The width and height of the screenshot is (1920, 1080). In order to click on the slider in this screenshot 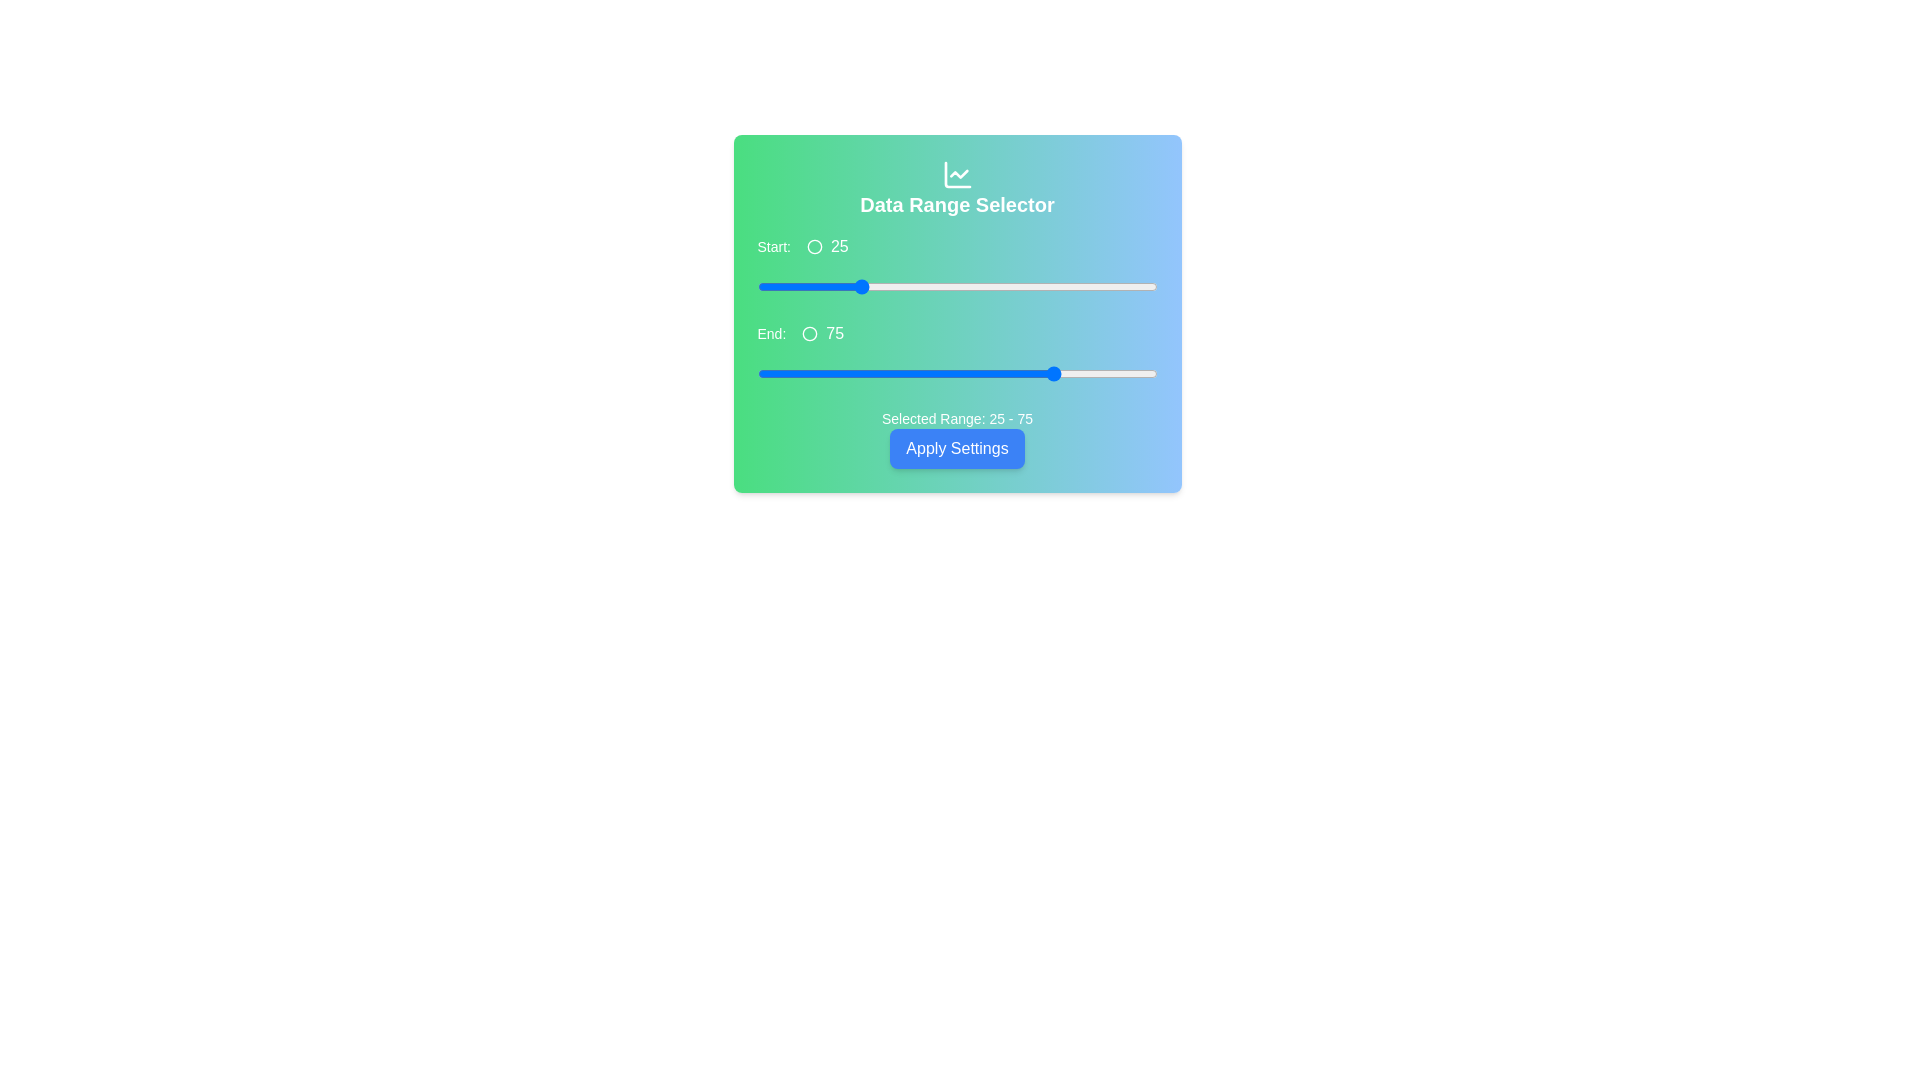, I will do `click(764, 286)`.